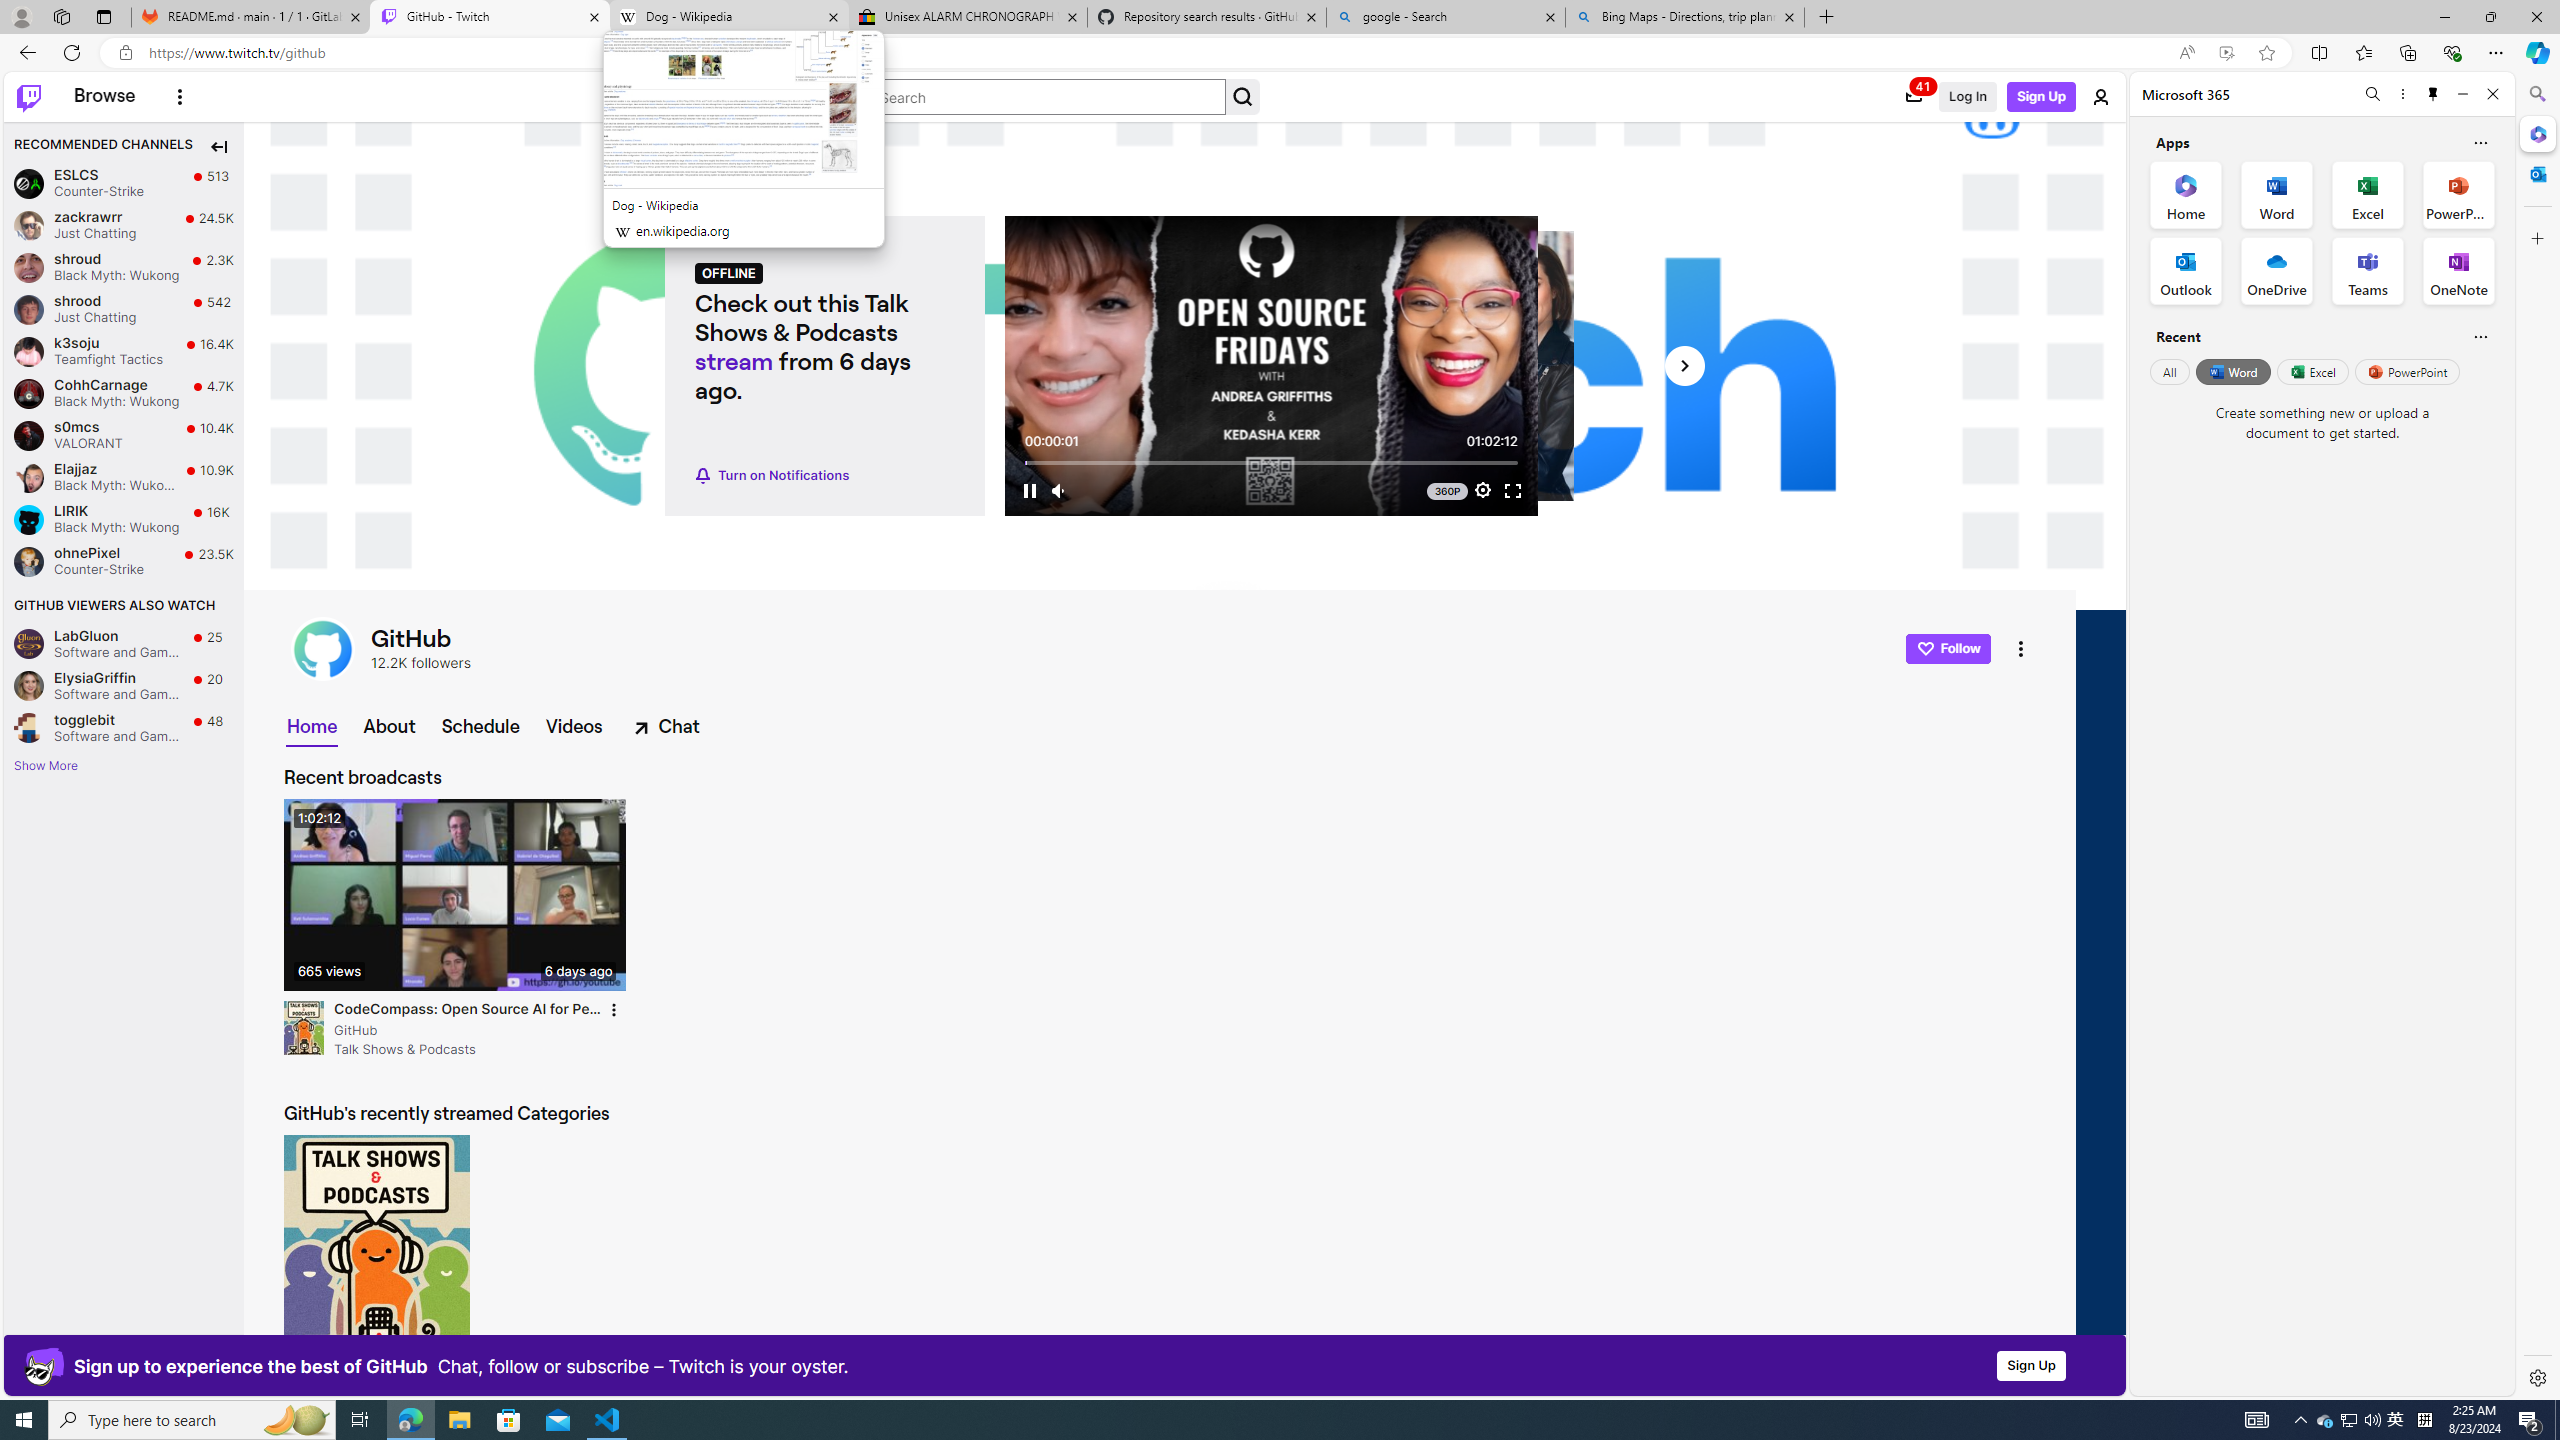 The height and width of the screenshot is (1440, 2560). I want to click on 'Excel Office App', so click(2368, 195).